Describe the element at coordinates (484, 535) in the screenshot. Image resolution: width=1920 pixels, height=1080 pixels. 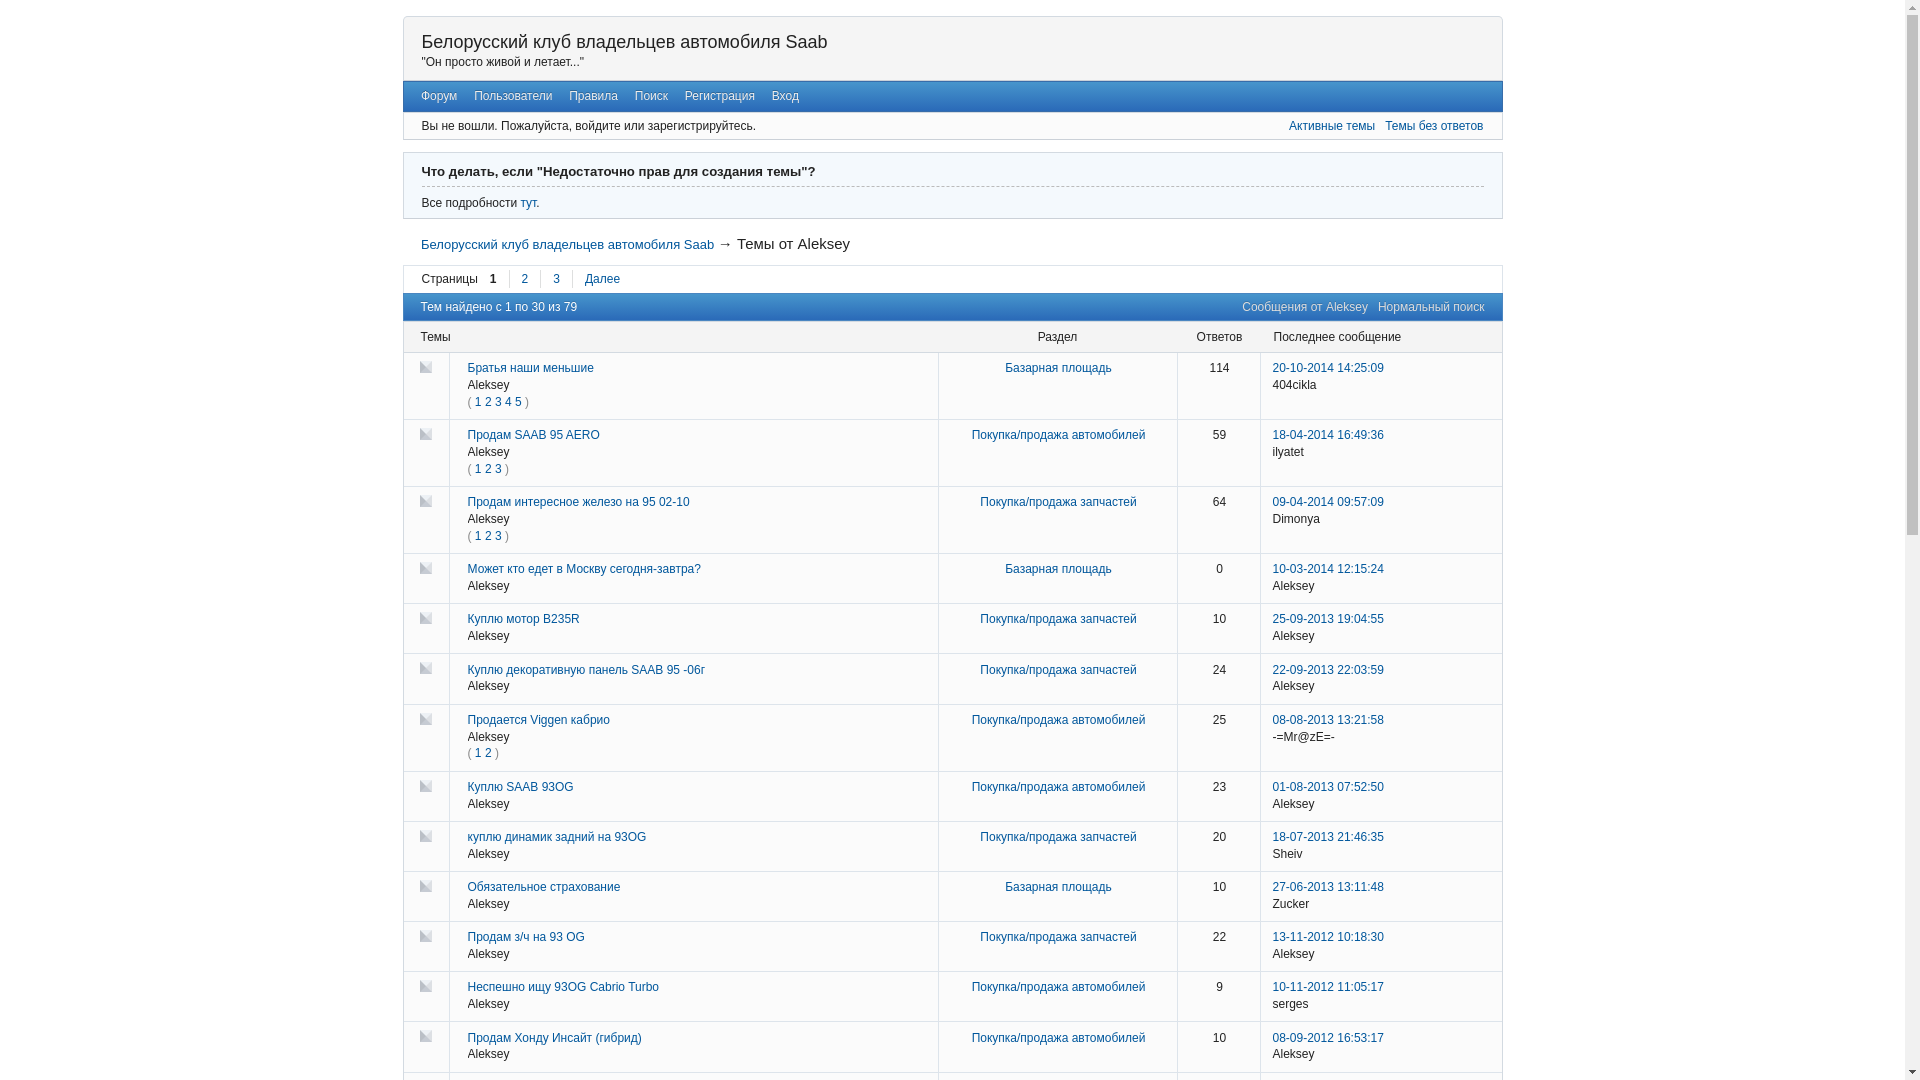
I see `'2'` at that location.